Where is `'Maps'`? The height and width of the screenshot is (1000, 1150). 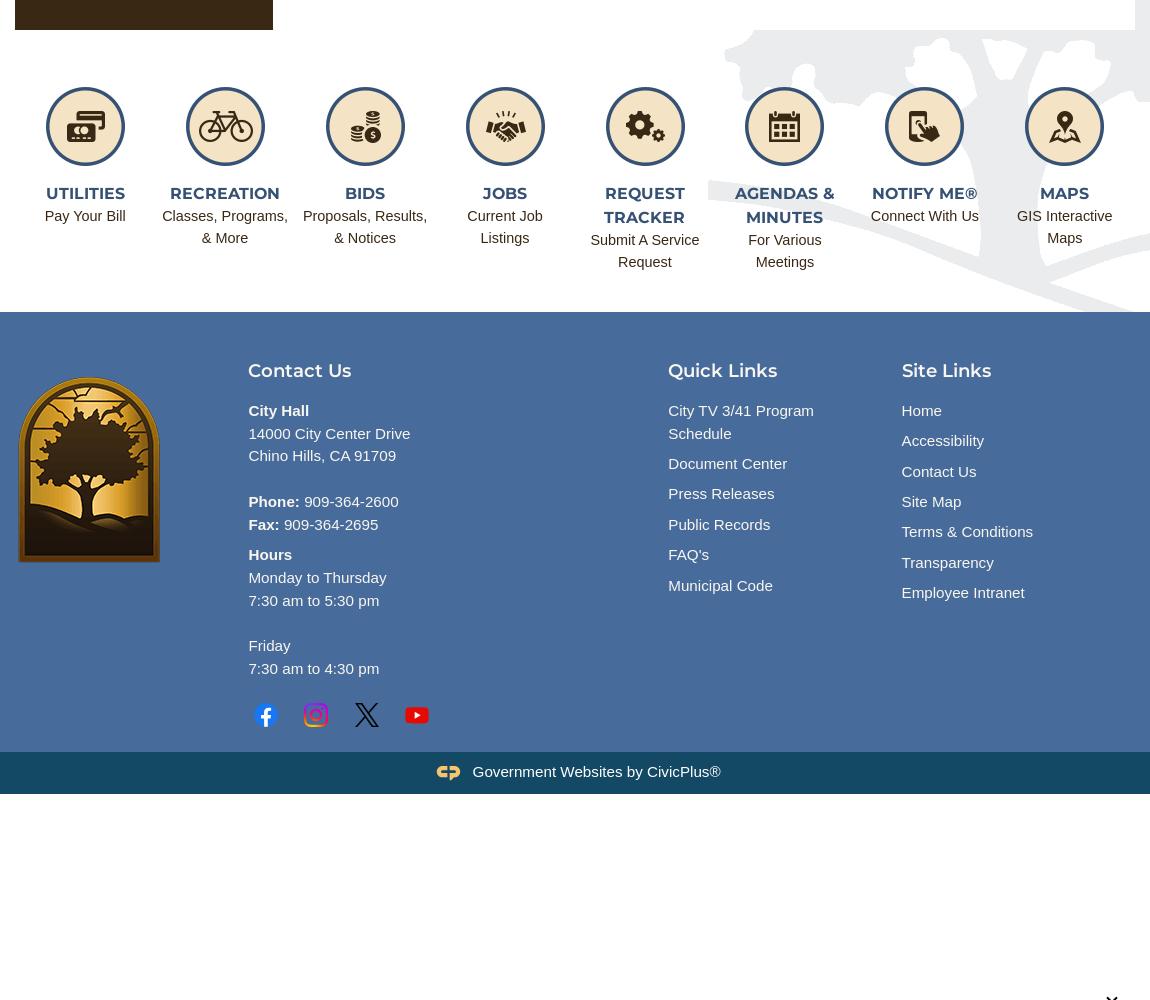
'Maps' is located at coordinates (1064, 192).